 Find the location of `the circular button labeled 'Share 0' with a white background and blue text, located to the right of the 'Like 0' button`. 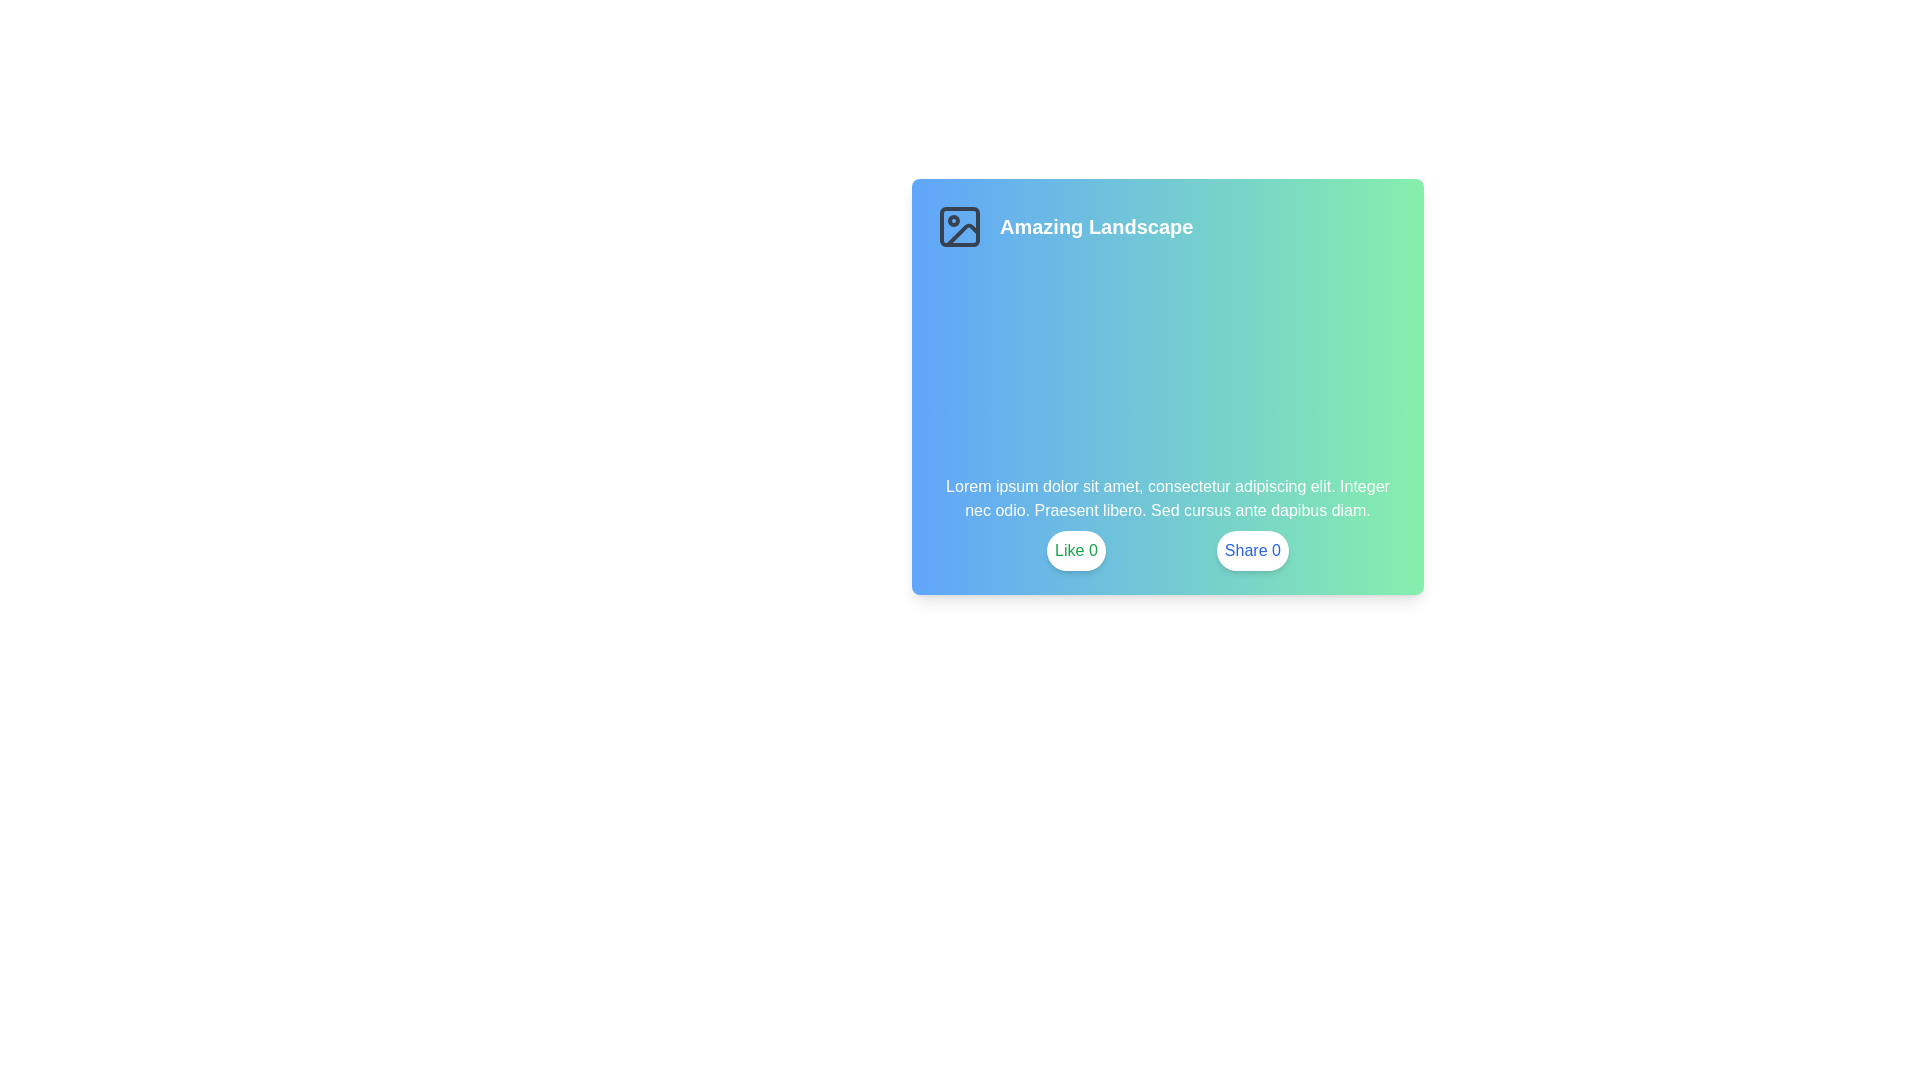

the circular button labeled 'Share 0' with a white background and blue text, located to the right of the 'Like 0' button is located at coordinates (1251, 551).